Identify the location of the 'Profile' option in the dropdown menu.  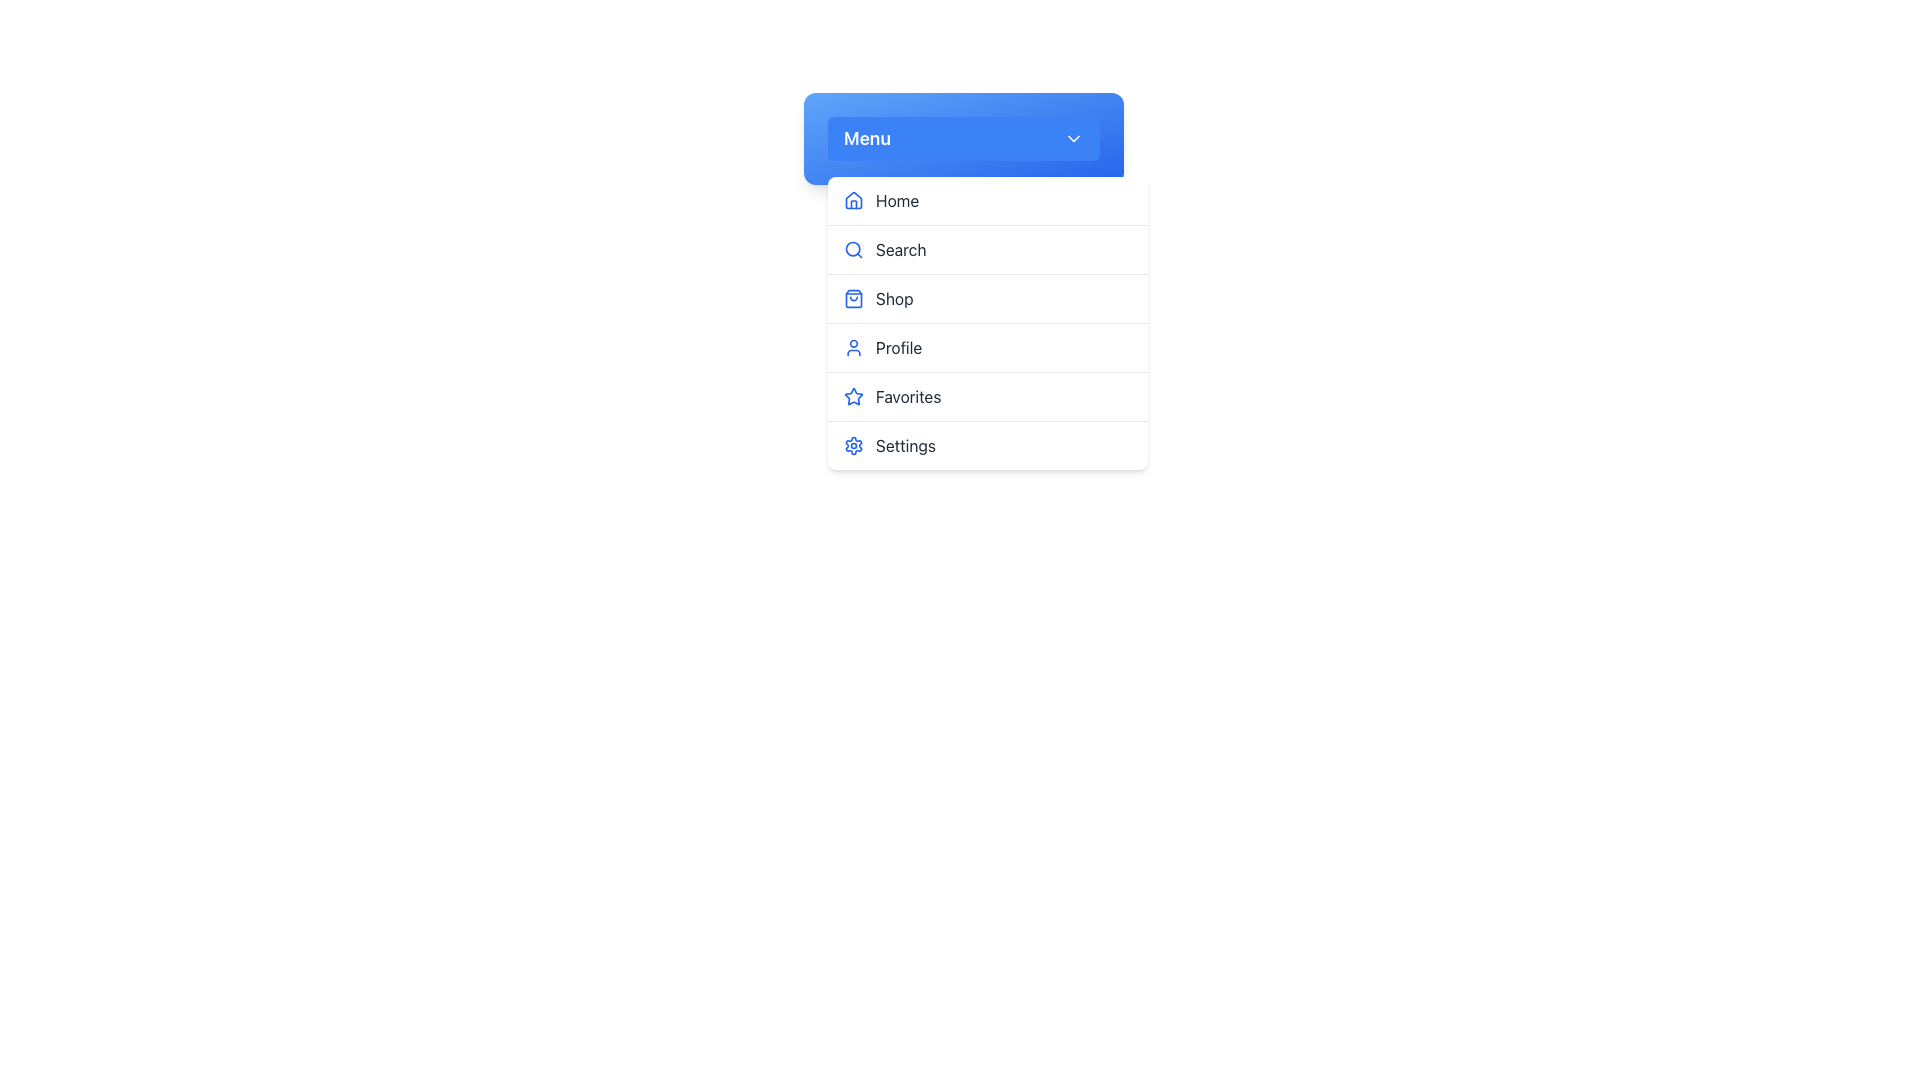
(988, 322).